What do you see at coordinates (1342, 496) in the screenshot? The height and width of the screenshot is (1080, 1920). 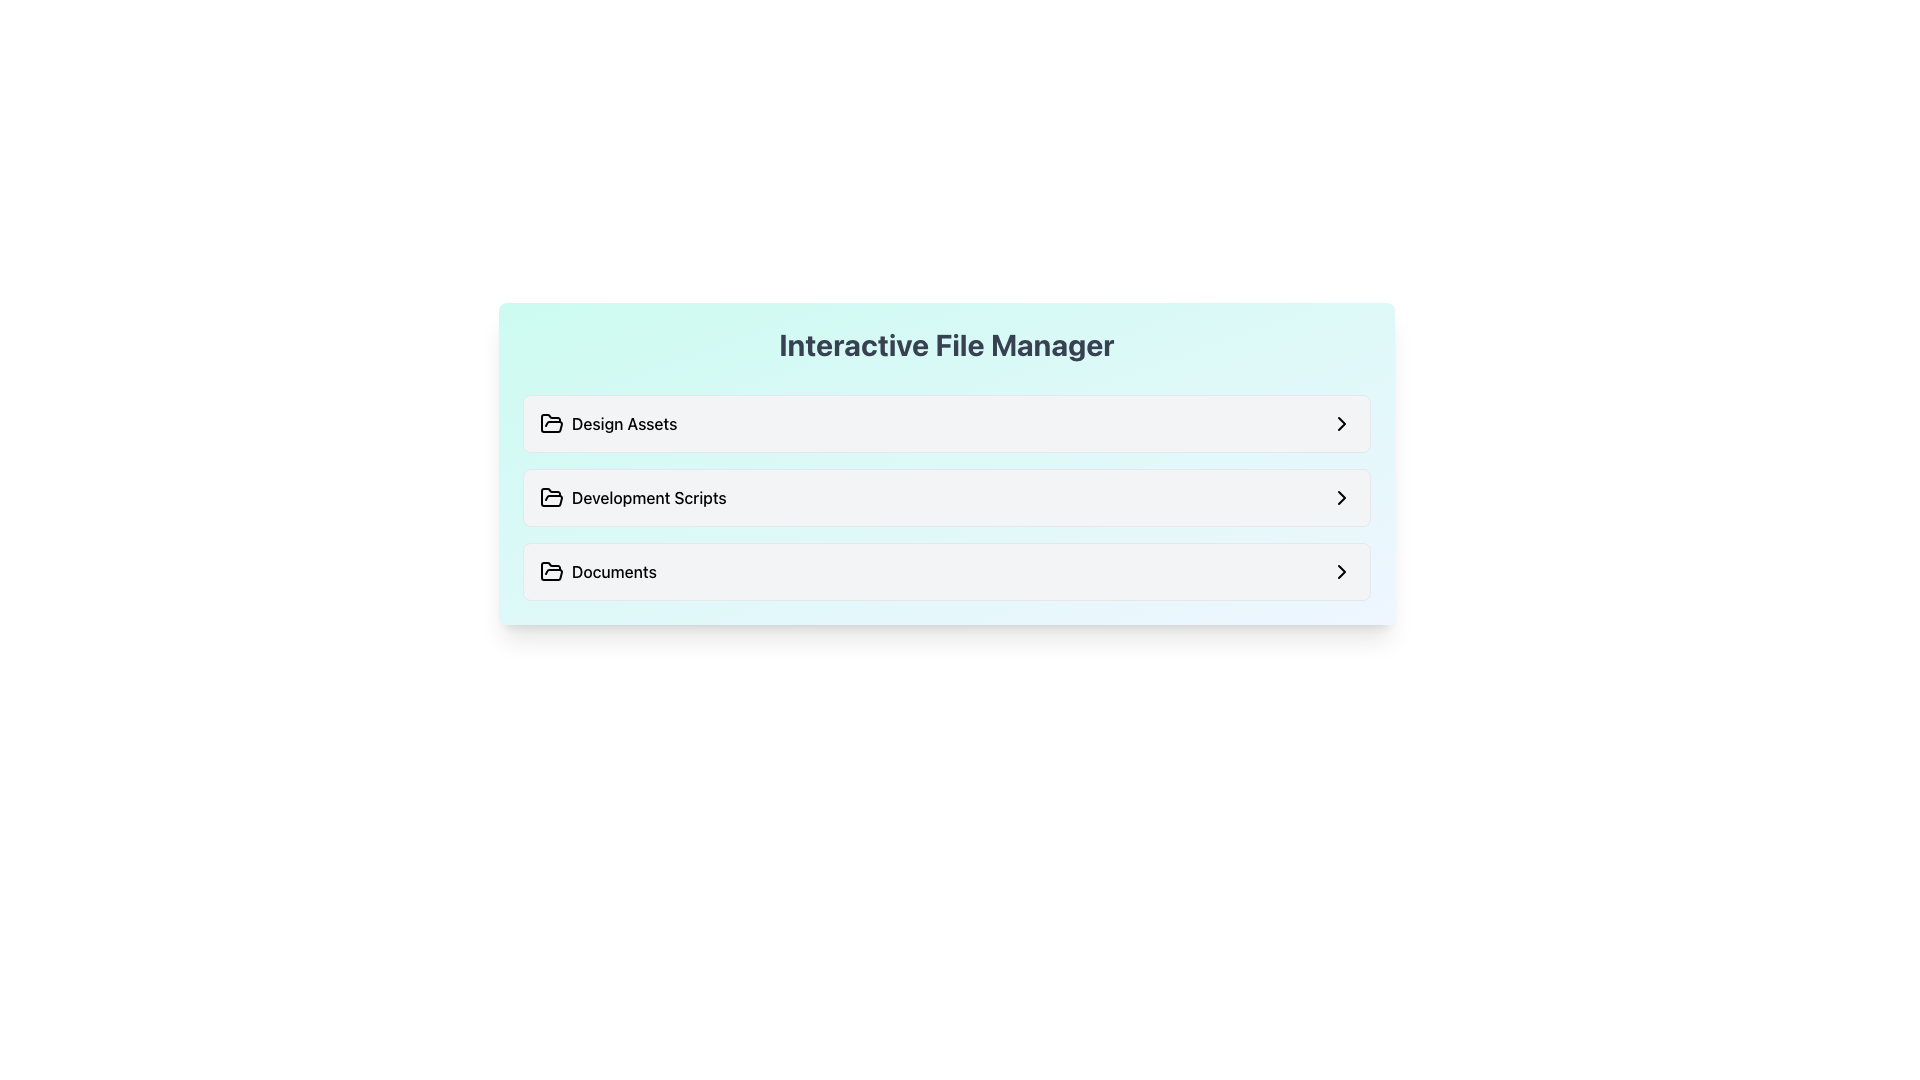 I see `the chevron icon located at the far right side of the 'Development Scripts' list item in the 'Interactive File Manager' interface` at bounding box center [1342, 496].